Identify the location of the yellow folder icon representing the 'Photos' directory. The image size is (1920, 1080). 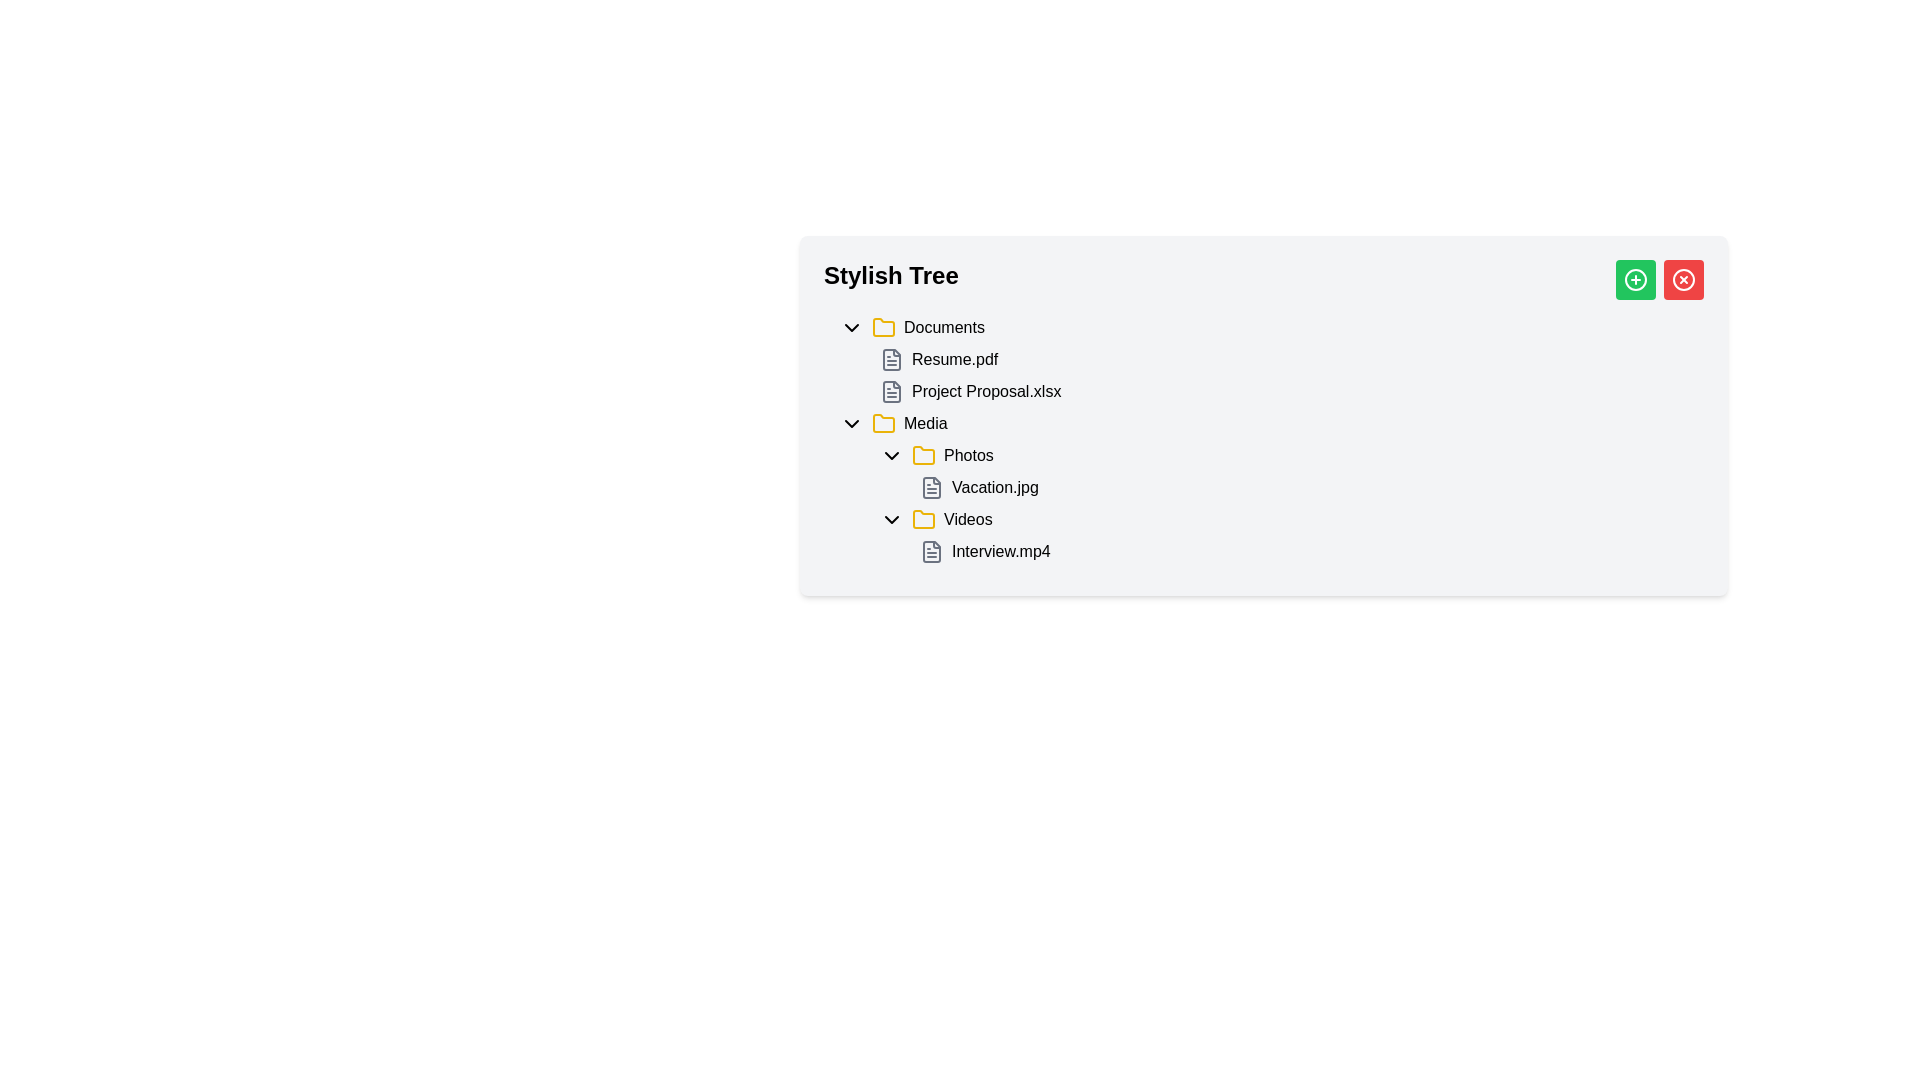
(923, 455).